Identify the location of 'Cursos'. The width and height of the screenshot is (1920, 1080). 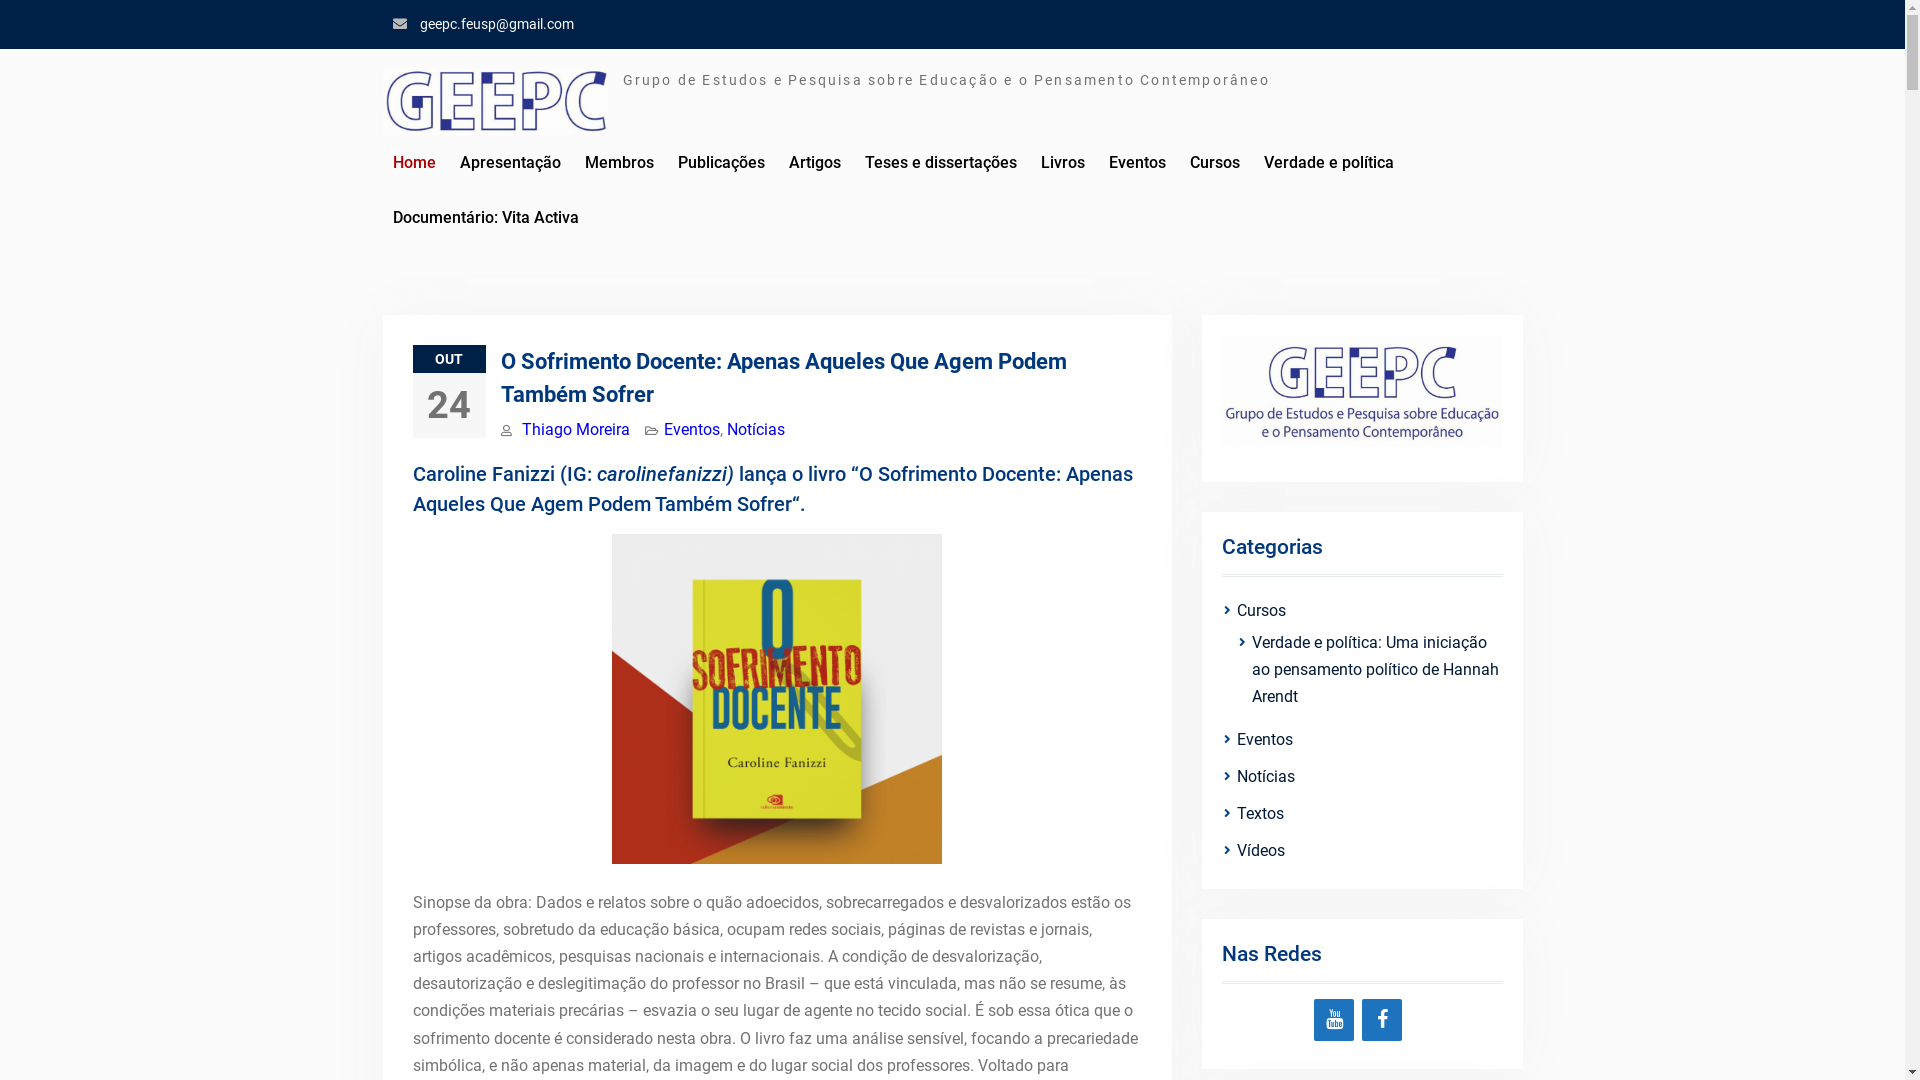
(1235, 609).